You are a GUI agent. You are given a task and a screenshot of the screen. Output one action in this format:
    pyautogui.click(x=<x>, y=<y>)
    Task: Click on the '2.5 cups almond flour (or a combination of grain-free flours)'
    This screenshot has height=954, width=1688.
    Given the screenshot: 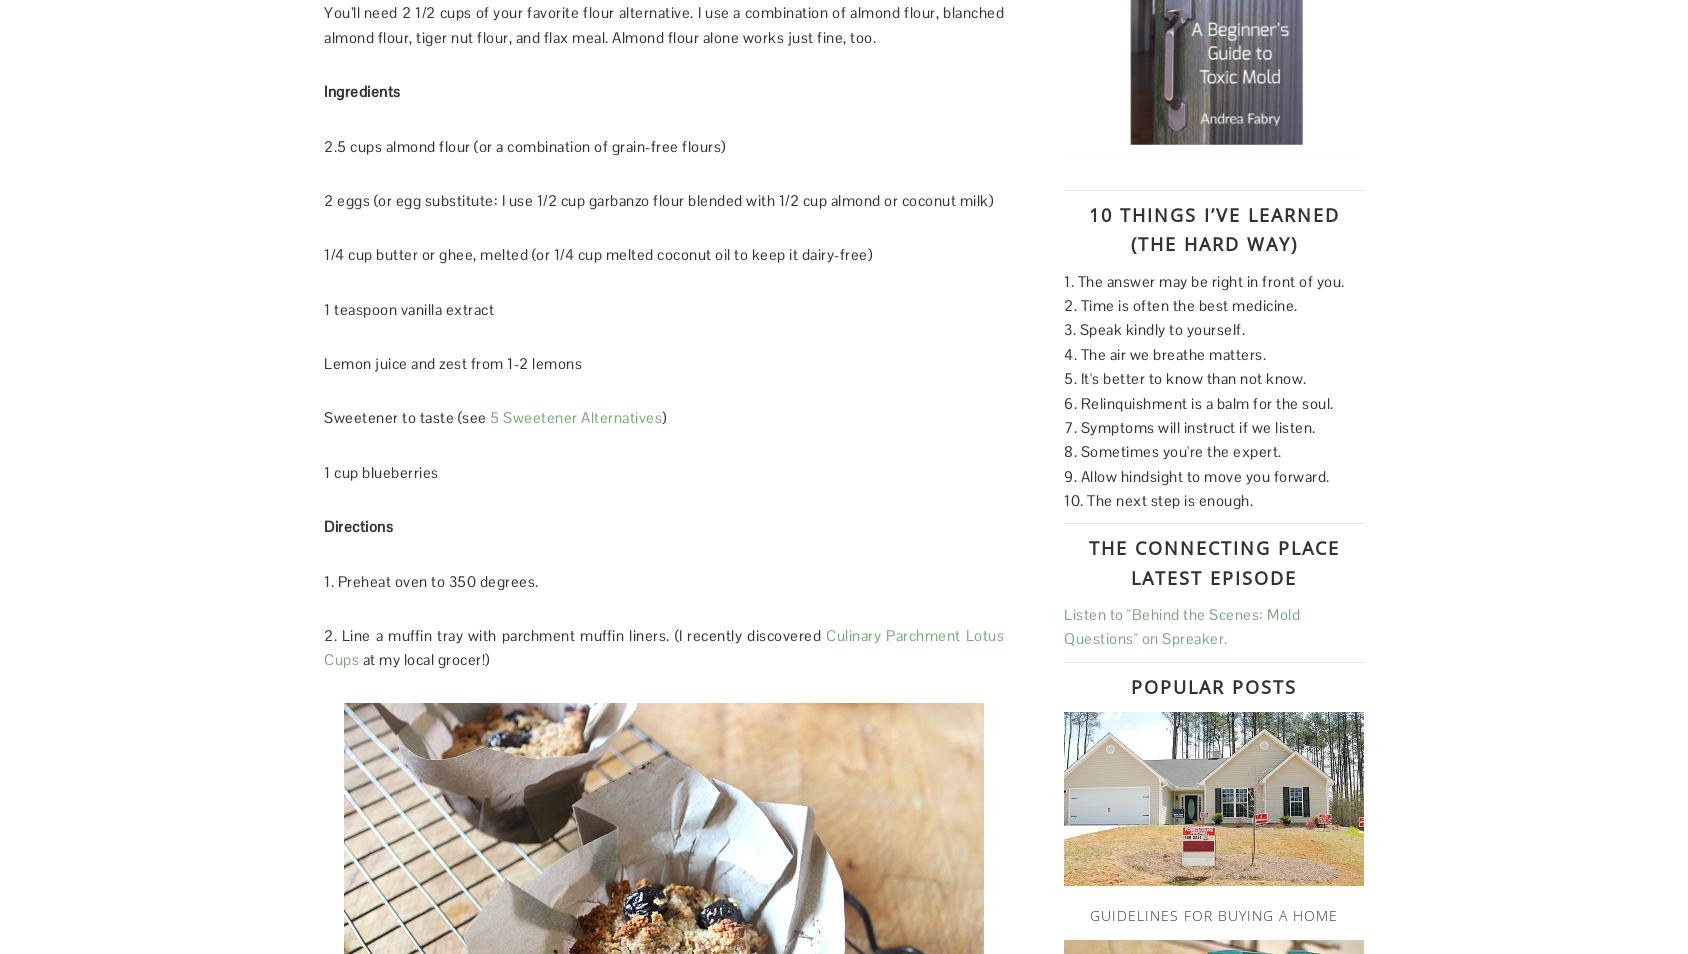 What is the action you would take?
    pyautogui.click(x=523, y=144)
    